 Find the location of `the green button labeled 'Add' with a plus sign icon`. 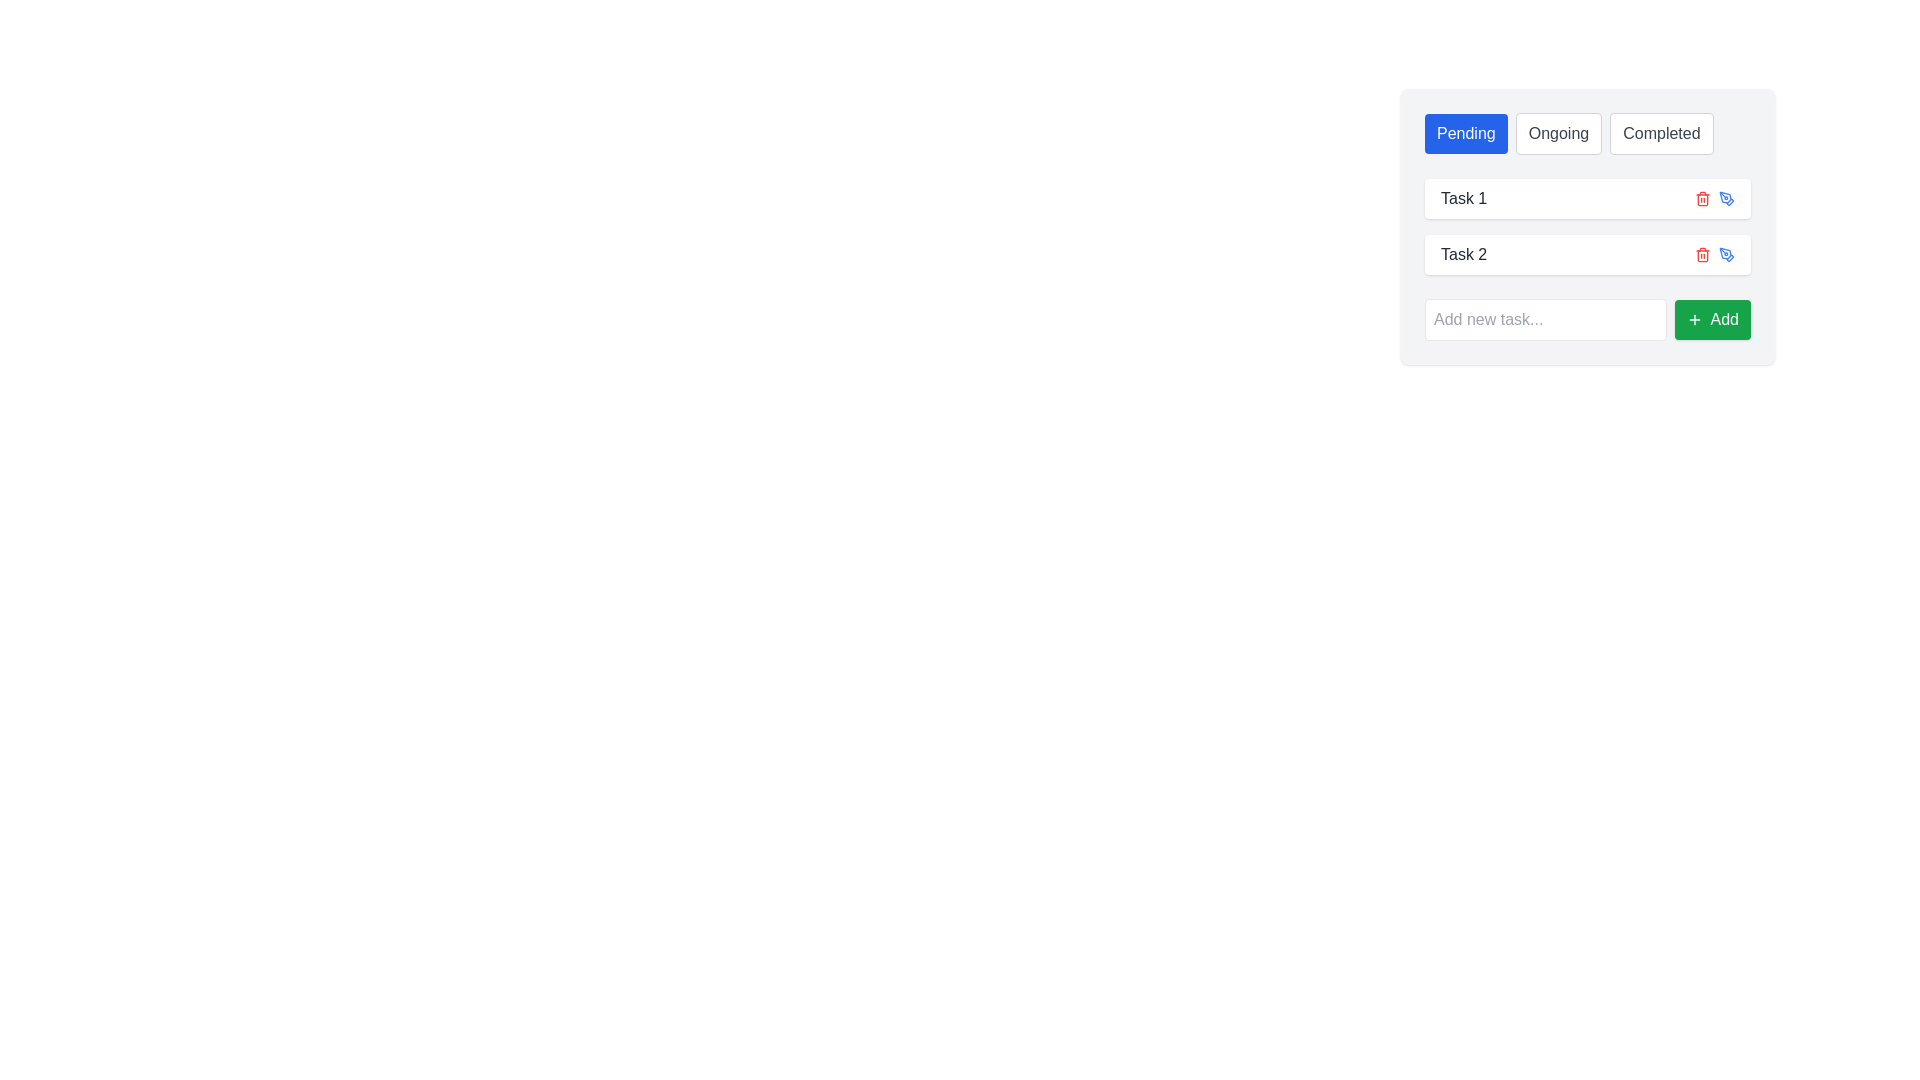

the green button labeled 'Add' with a plus sign icon is located at coordinates (1711, 319).